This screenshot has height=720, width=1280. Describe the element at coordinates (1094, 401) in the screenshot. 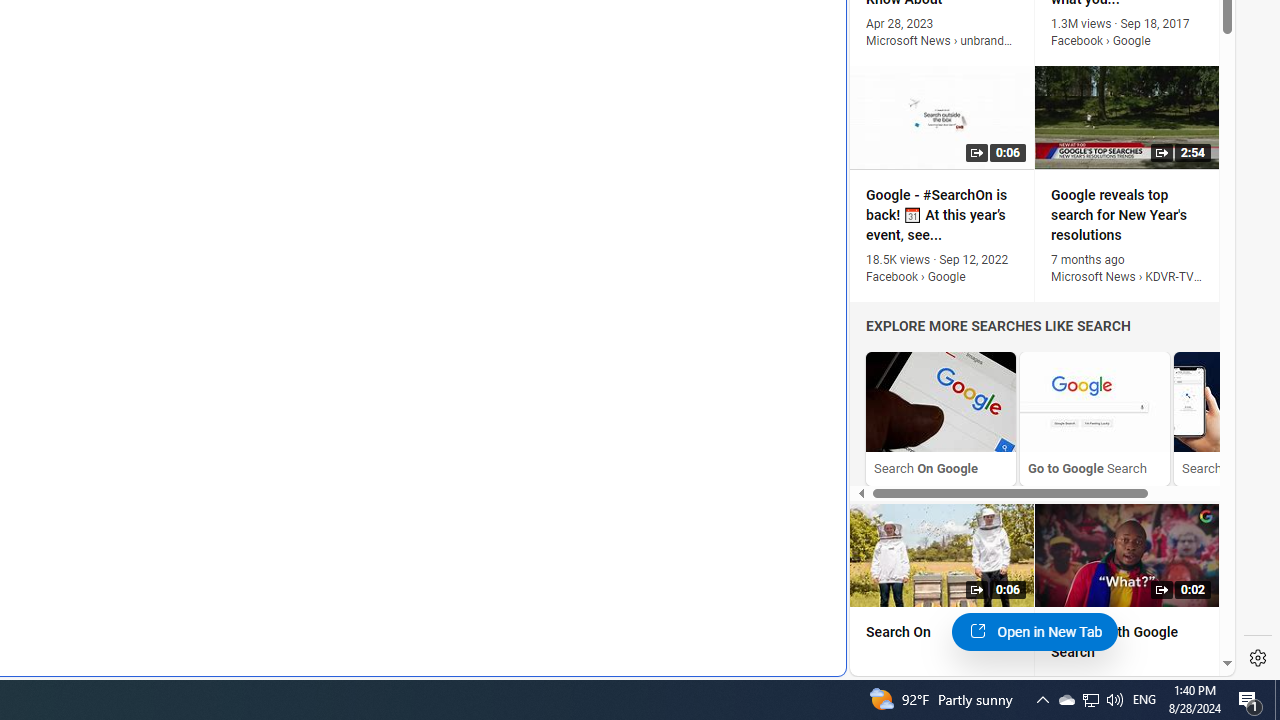

I see `'Go to Google Search'` at that location.